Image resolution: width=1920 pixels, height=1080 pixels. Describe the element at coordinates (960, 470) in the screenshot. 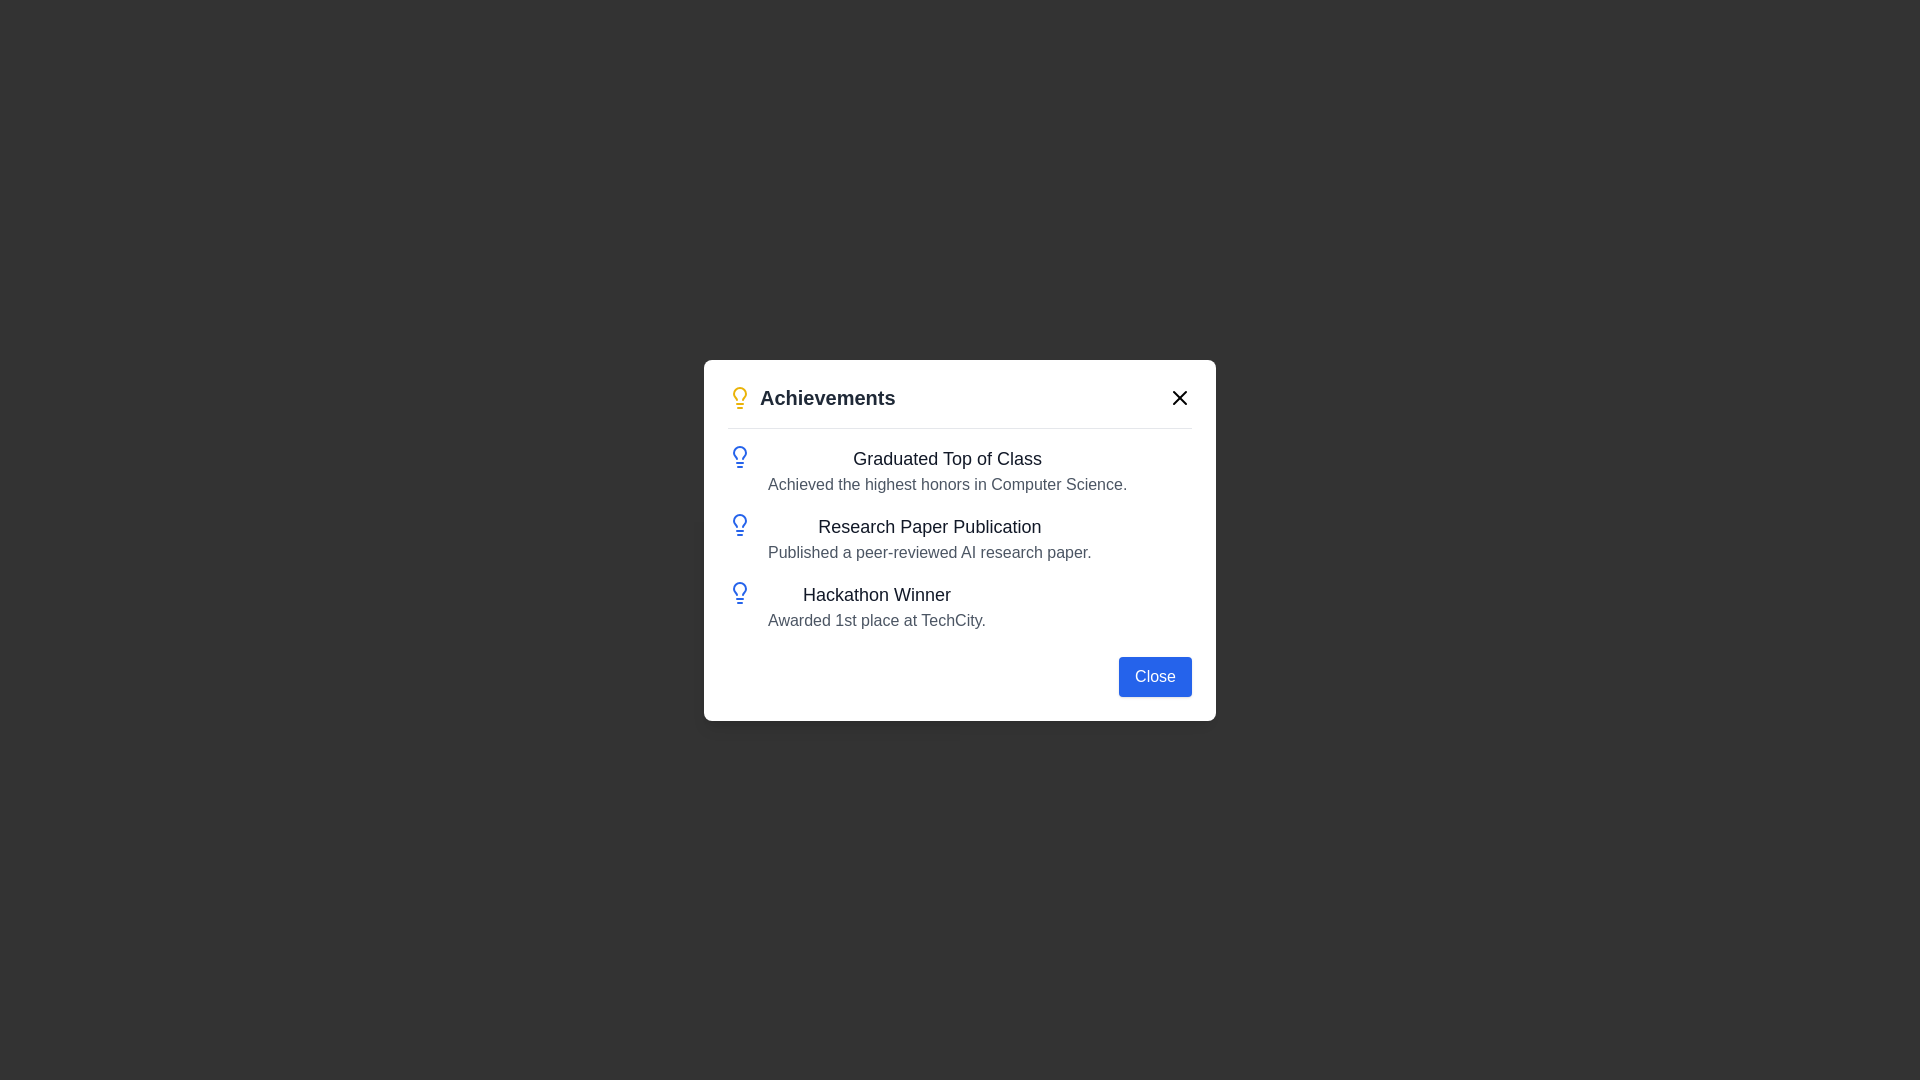

I see `the Information Display Block that informs users about graduating top of class with the highest honors in Computer Science` at that location.